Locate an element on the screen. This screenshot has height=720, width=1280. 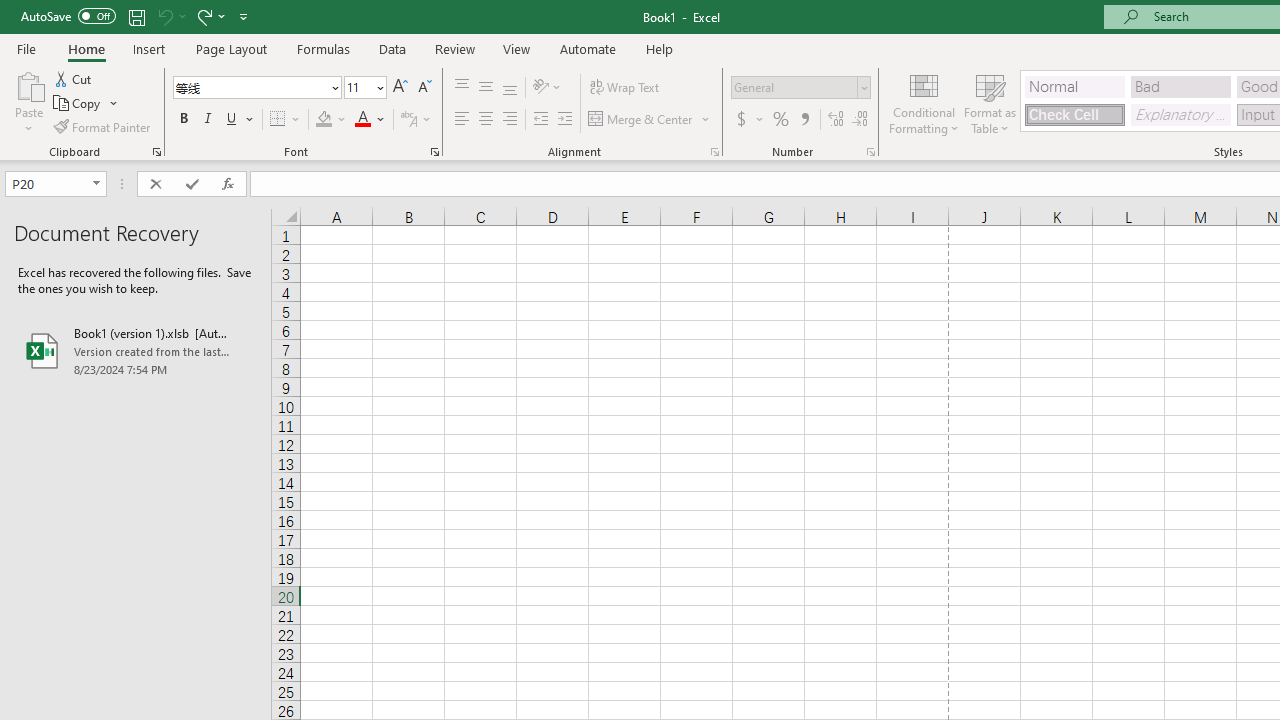
'Home' is located at coordinates (85, 48).